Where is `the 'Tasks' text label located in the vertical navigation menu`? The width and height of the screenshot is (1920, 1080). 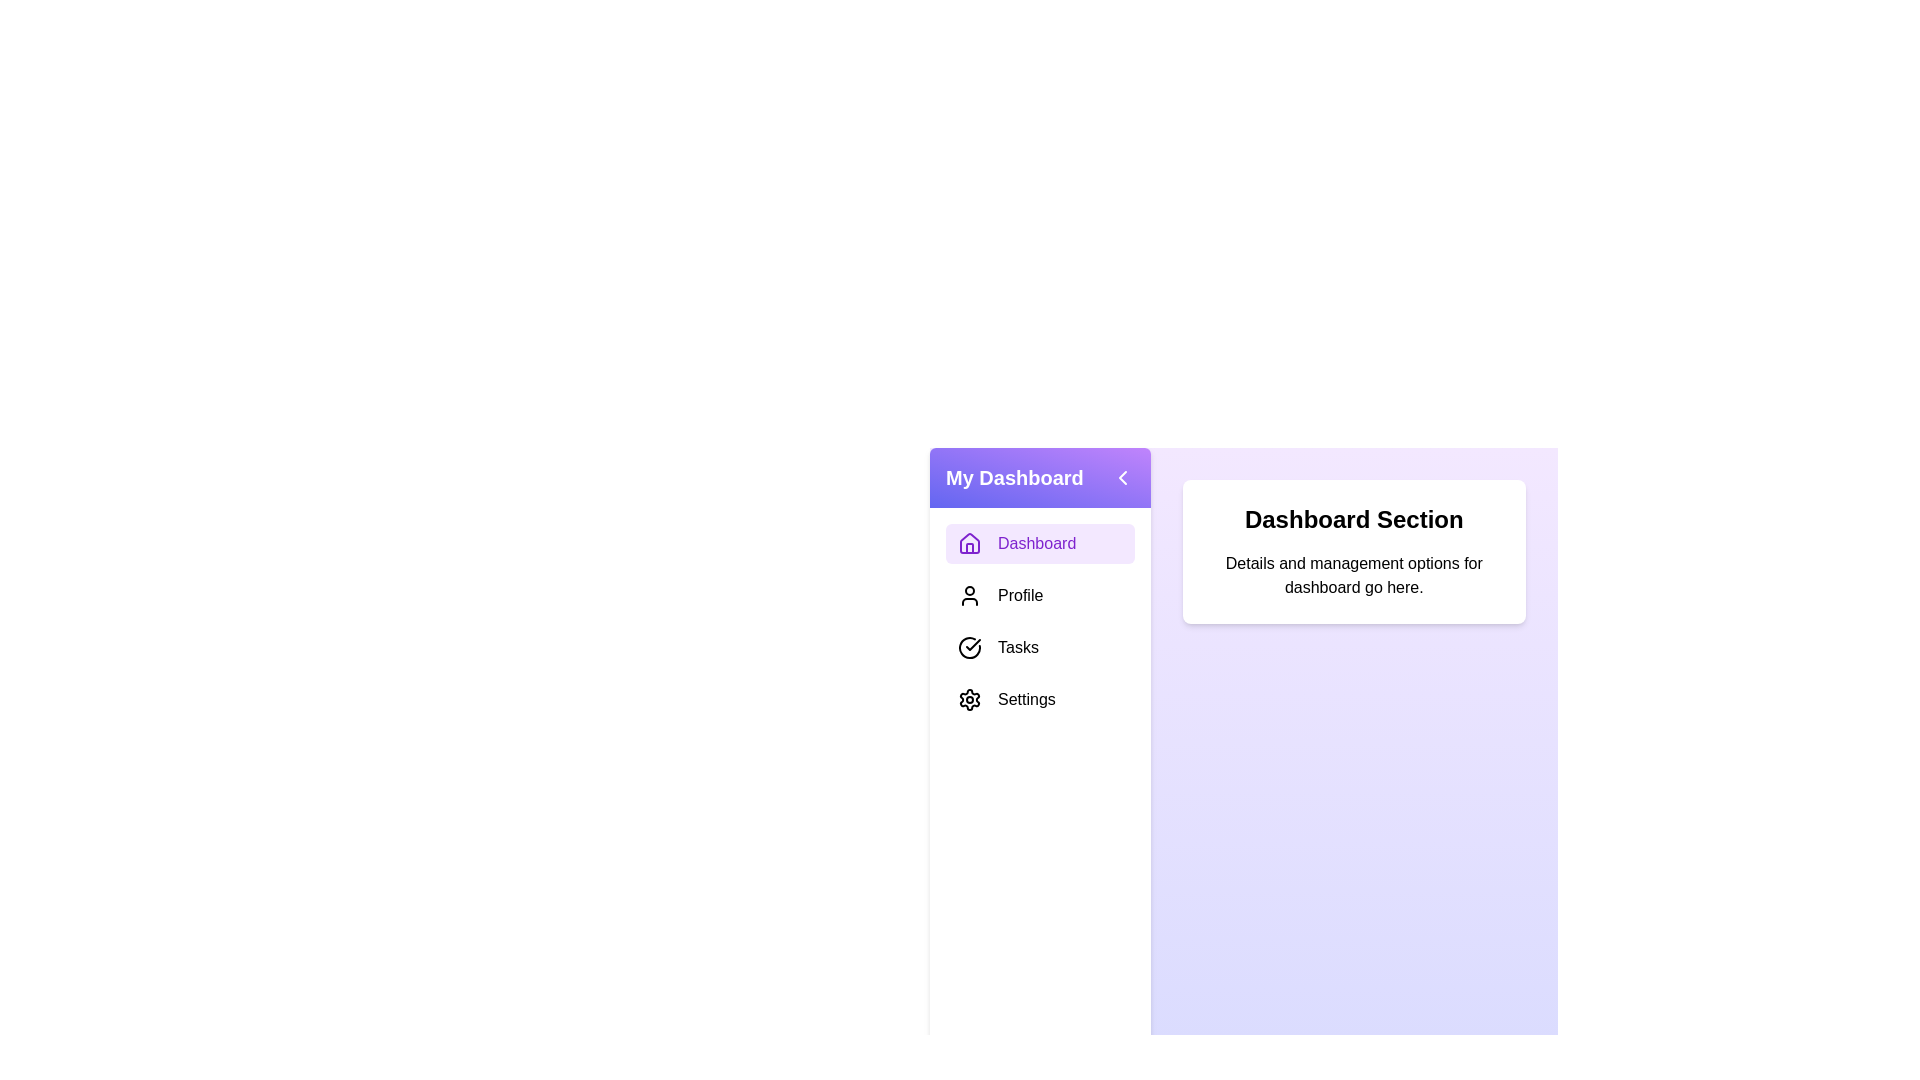 the 'Tasks' text label located in the vertical navigation menu is located at coordinates (1018, 648).